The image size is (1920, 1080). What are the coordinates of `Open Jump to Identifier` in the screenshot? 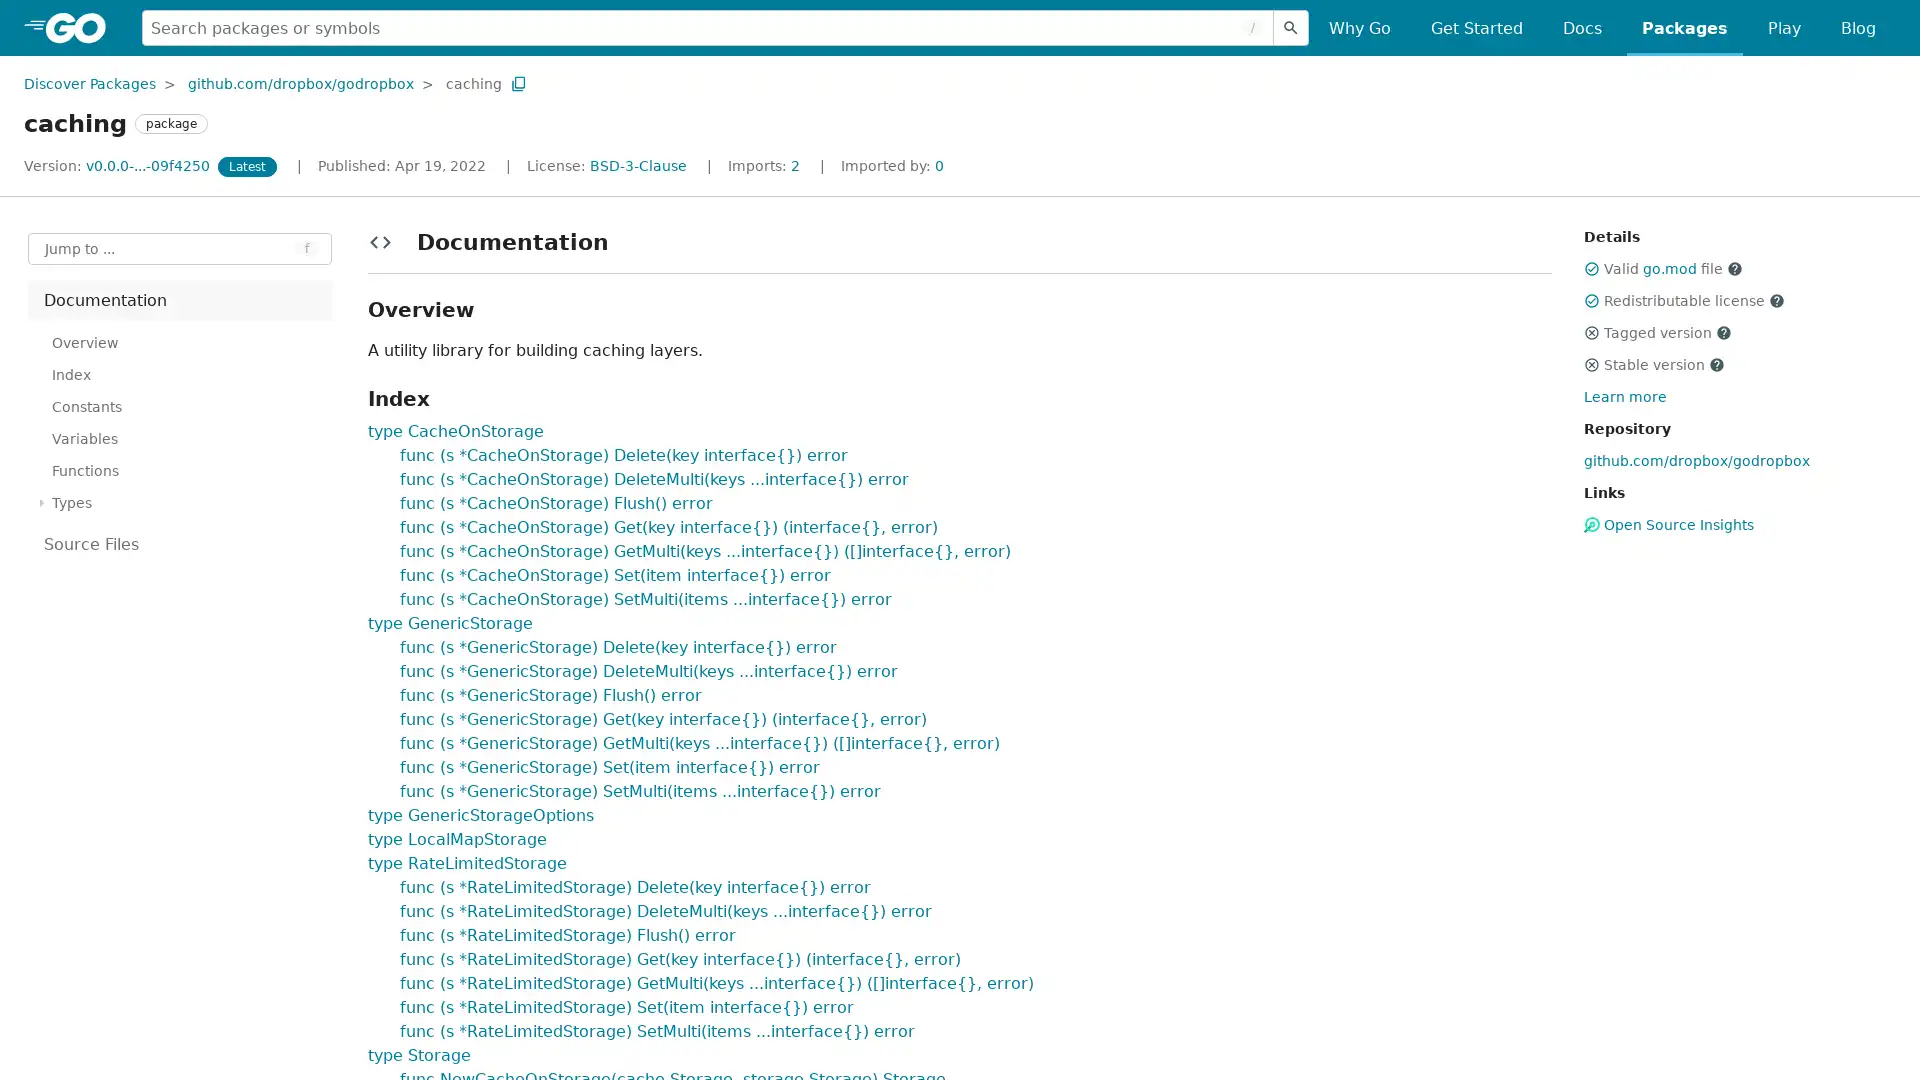 It's located at (180, 248).